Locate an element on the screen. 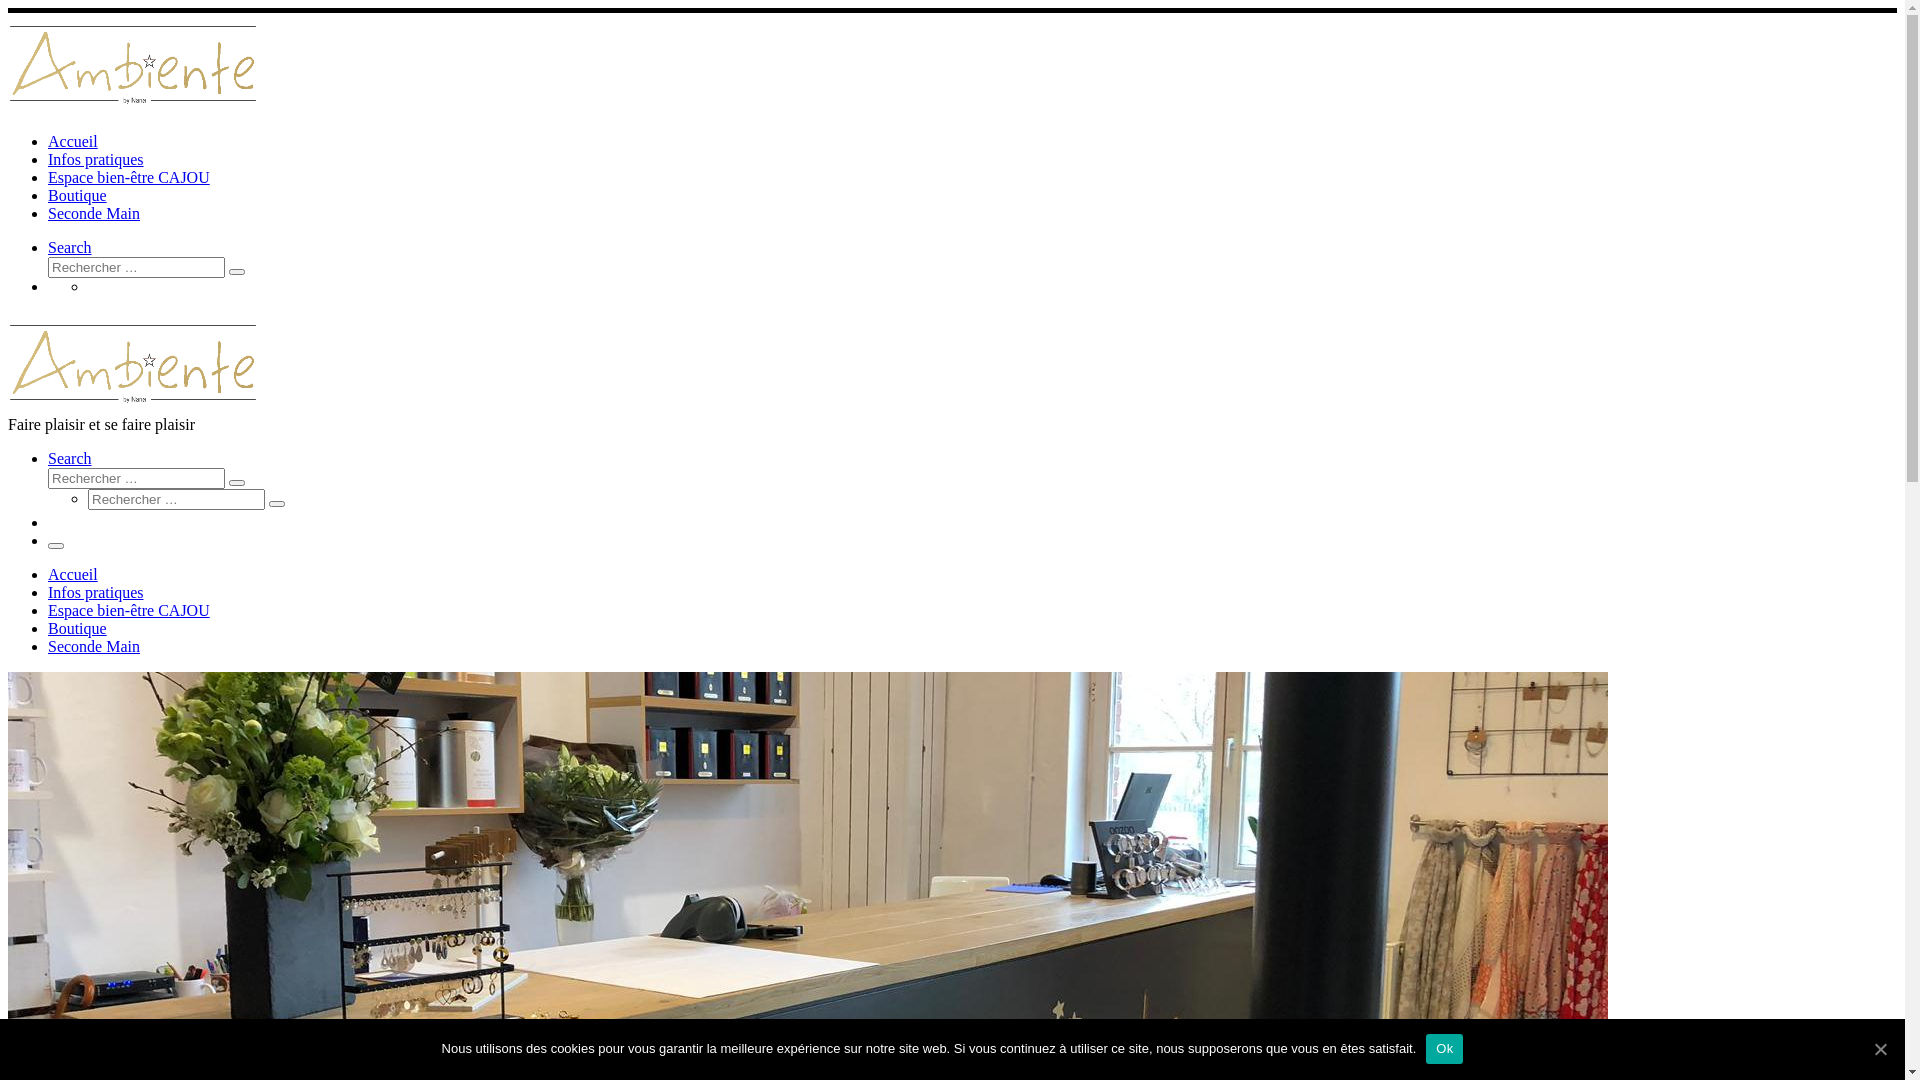 The width and height of the screenshot is (1920, 1080). 'Ok' is located at coordinates (1444, 1048).